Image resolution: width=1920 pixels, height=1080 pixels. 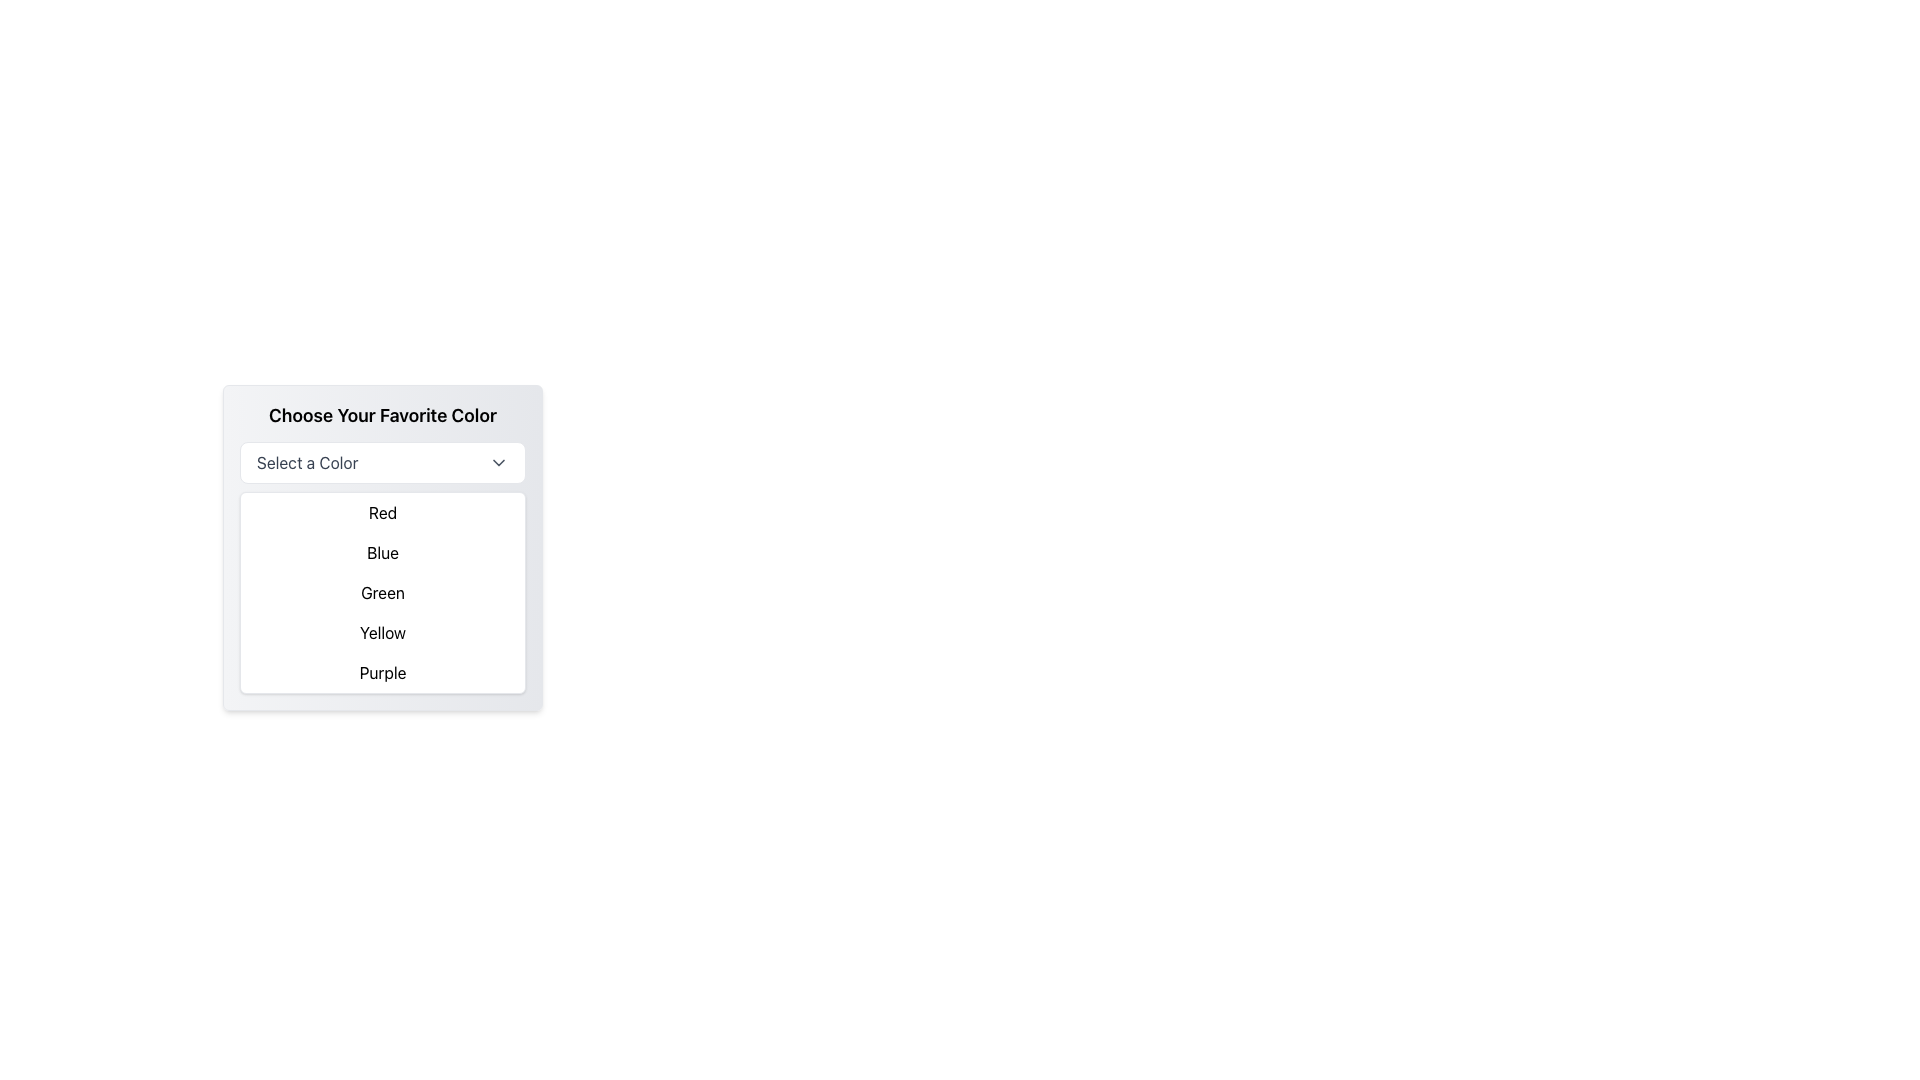 I want to click on the Dropdown Menu containing options 'Red', 'Blue', 'Green', 'Yellow', and 'Purple', so click(x=383, y=592).